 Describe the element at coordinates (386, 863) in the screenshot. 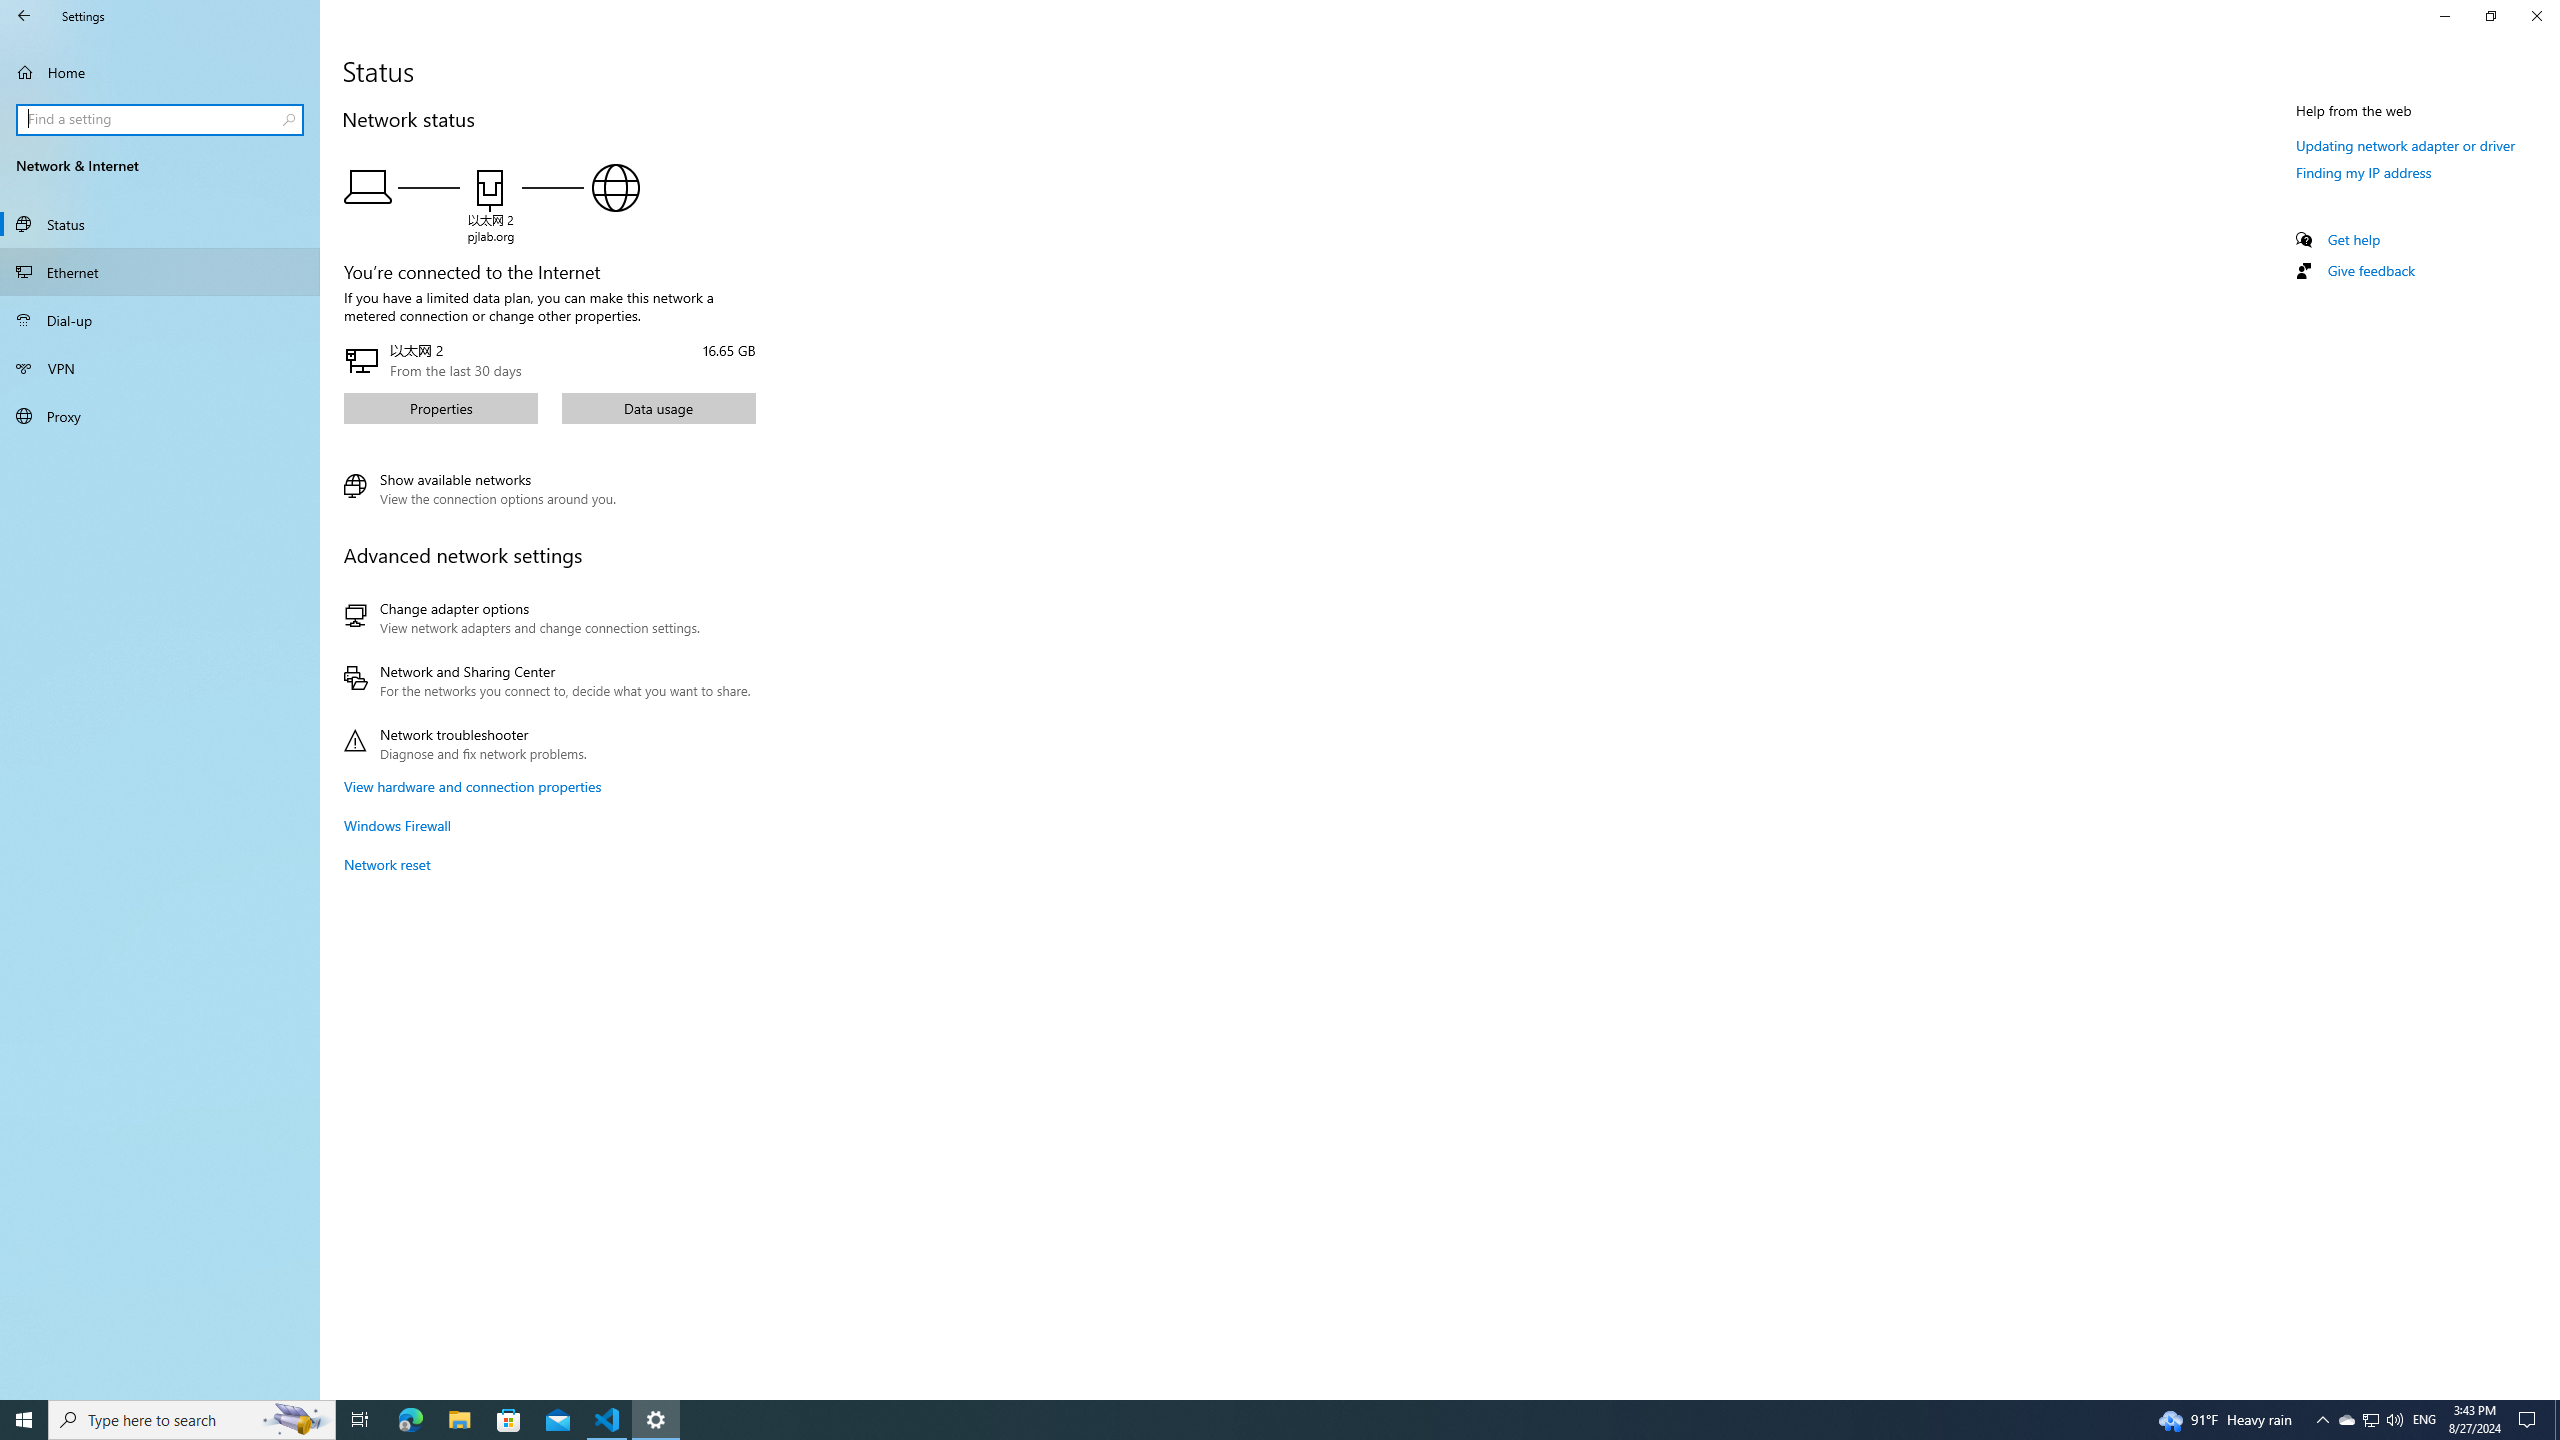

I see `'Network reset'` at that location.